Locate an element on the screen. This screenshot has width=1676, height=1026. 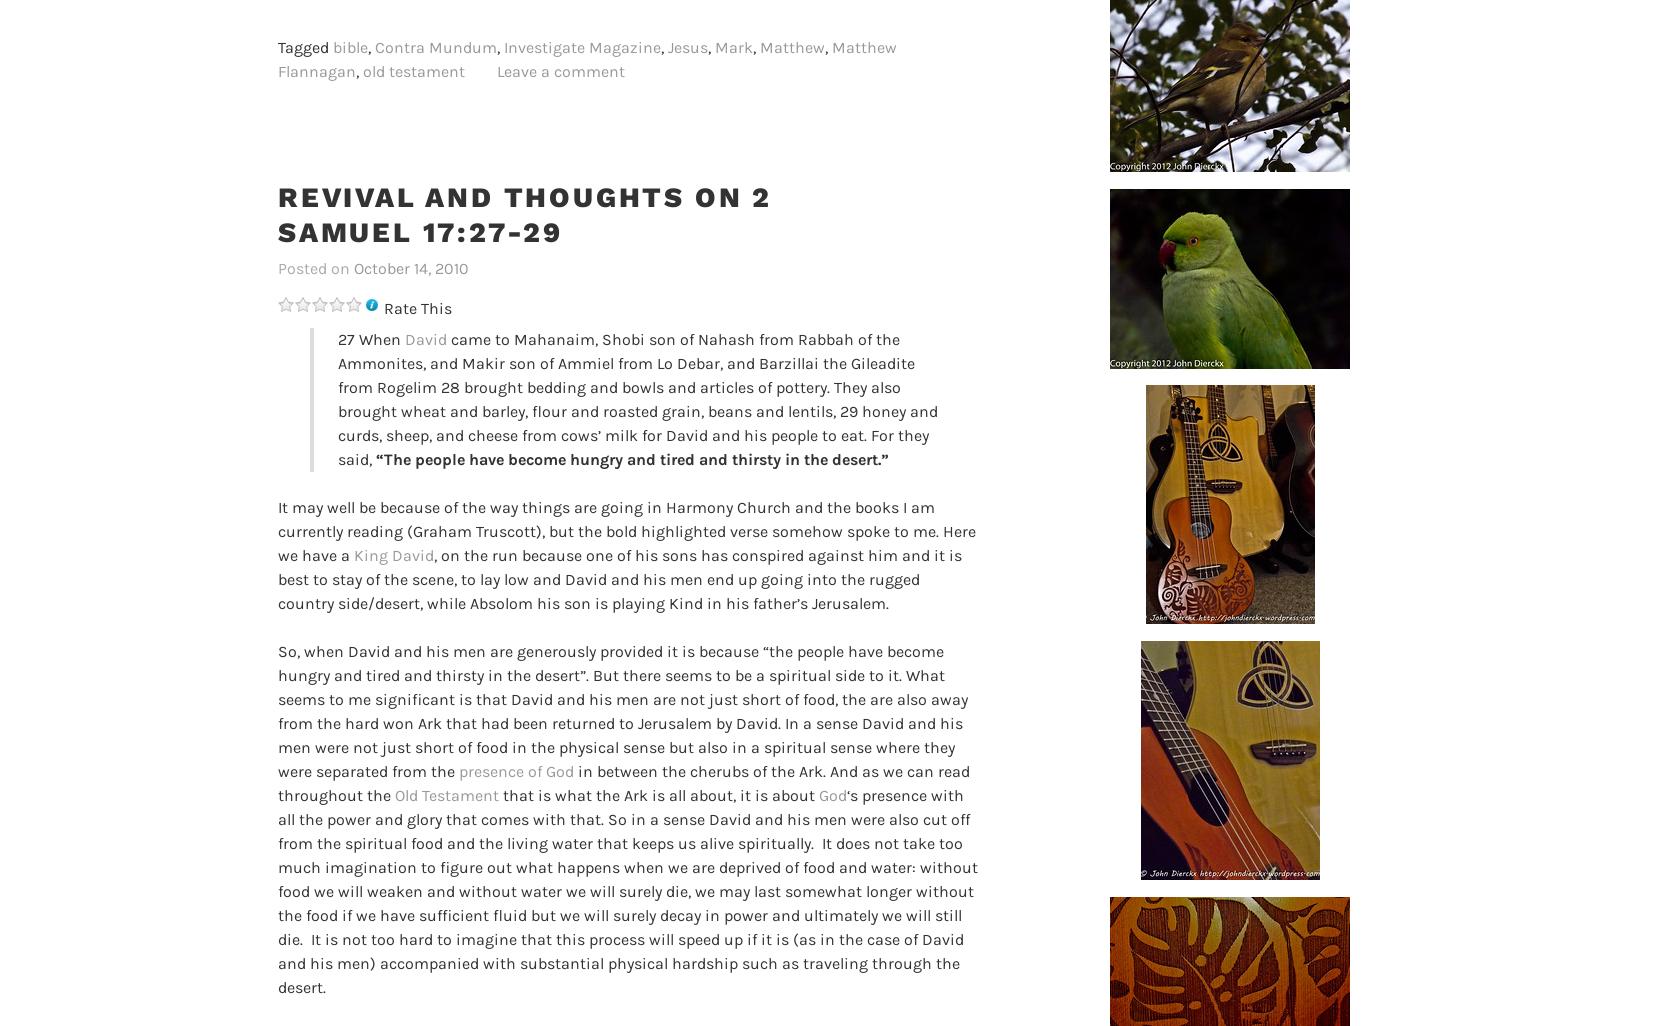
'bible' is located at coordinates (332, 46).